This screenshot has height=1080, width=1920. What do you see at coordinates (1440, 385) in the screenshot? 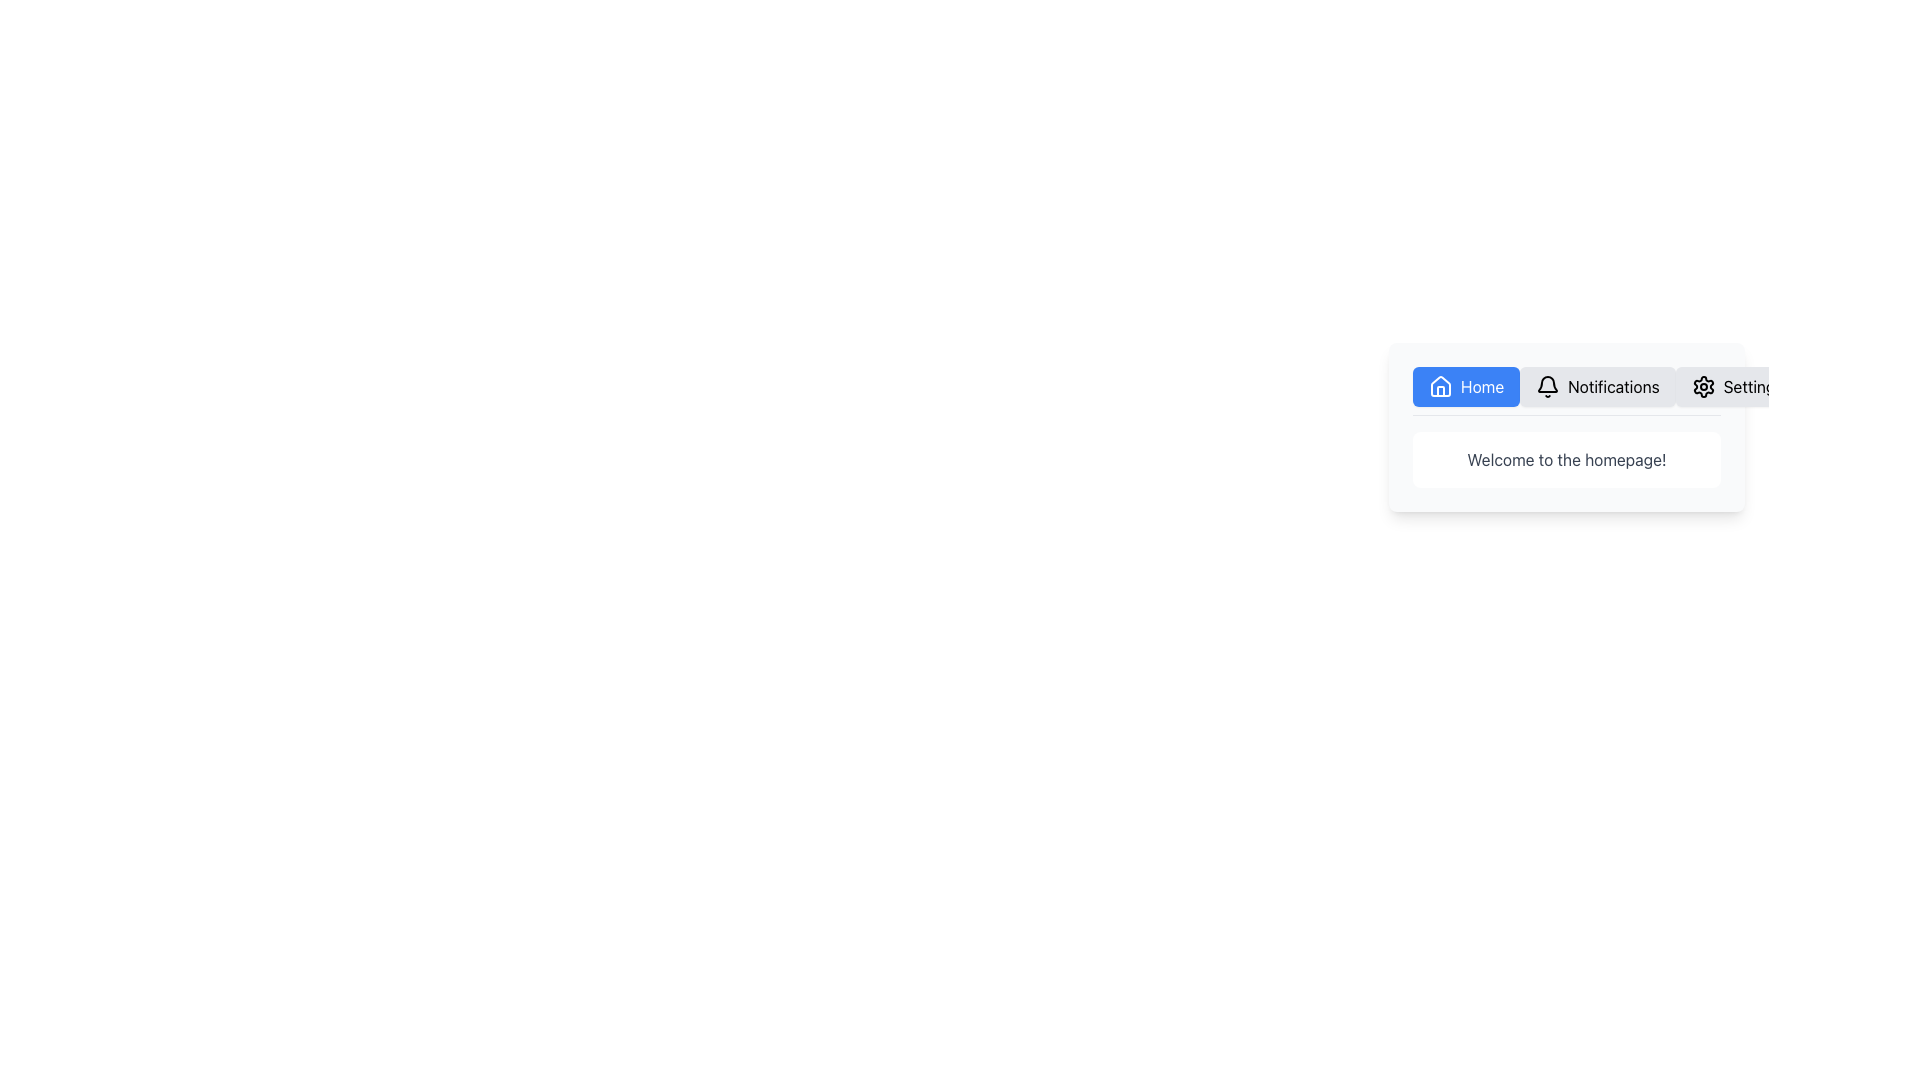
I see `the decorative vector graphic icon representing the 'Home' button located in the navigation bar at the top-left corner of the interface` at bounding box center [1440, 385].